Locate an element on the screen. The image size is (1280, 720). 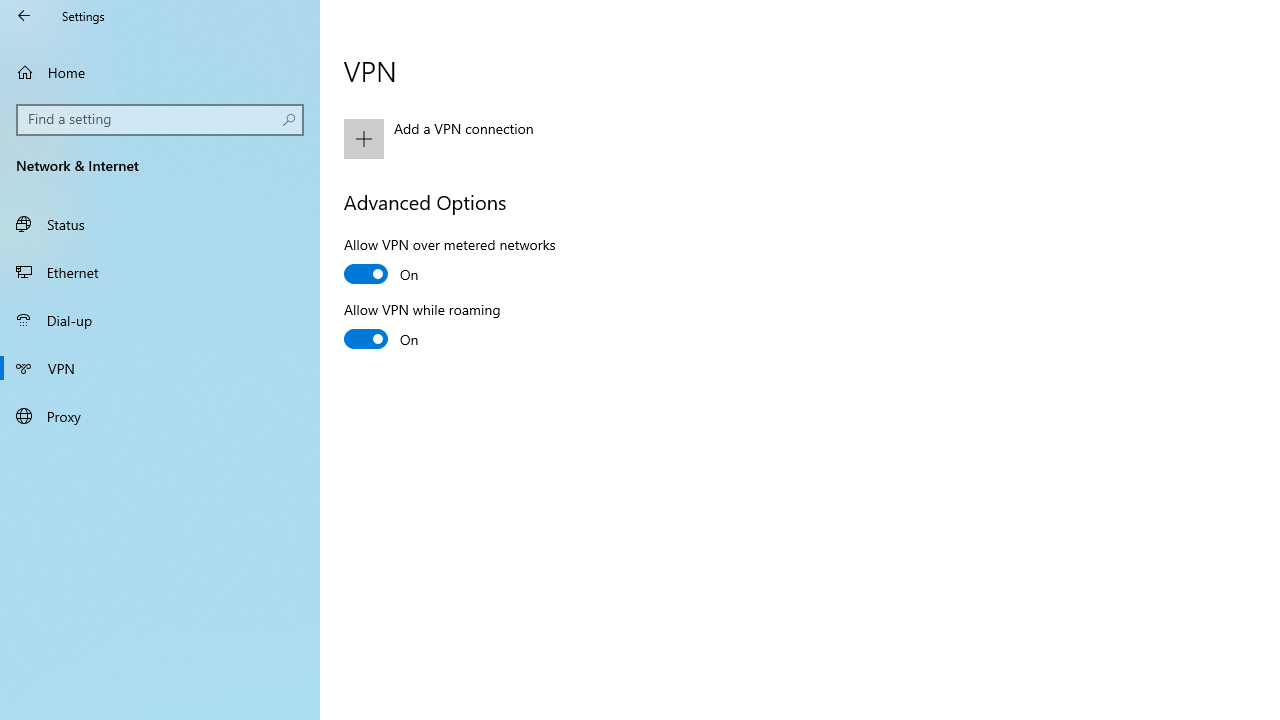
'Search box, Find a setting' is located at coordinates (160, 119).